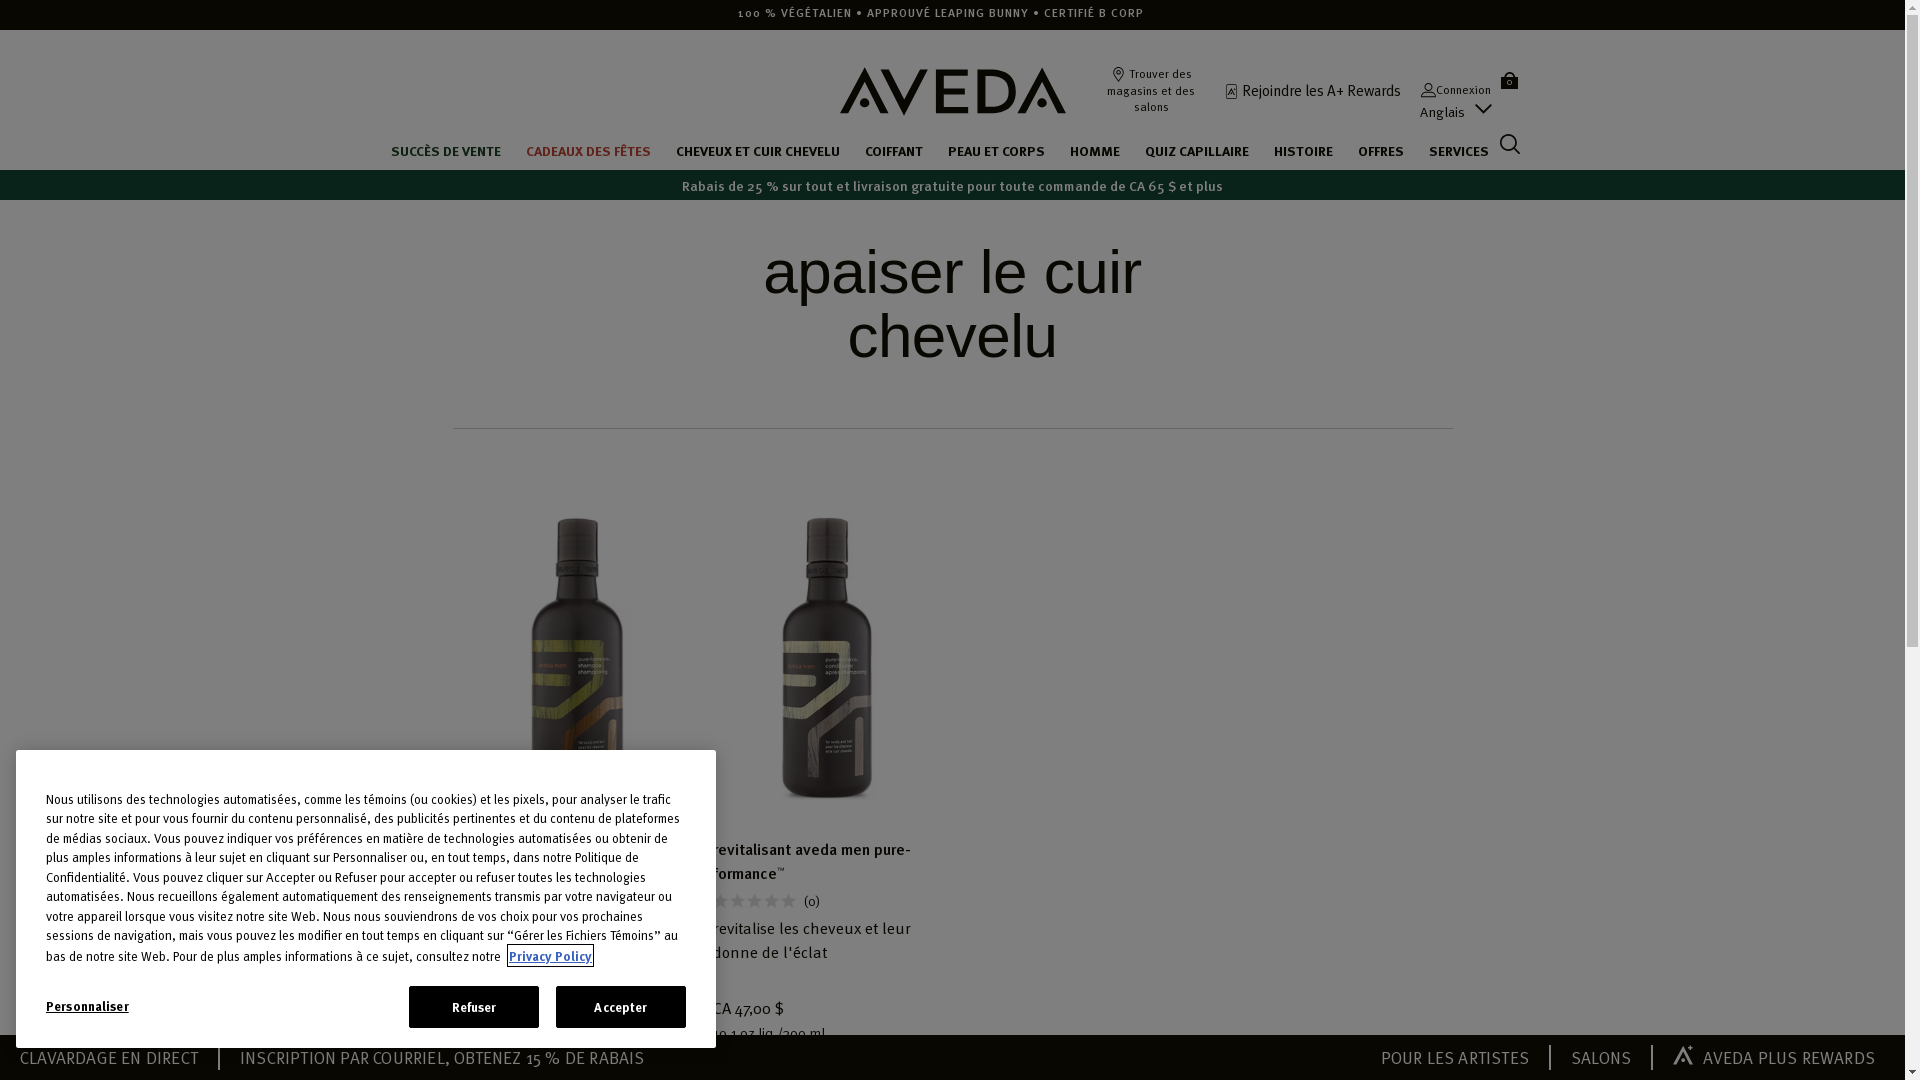 The width and height of the screenshot is (1920, 1080). What do you see at coordinates (1442, 111) in the screenshot?
I see `'Anglais'` at bounding box center [1442, 111].